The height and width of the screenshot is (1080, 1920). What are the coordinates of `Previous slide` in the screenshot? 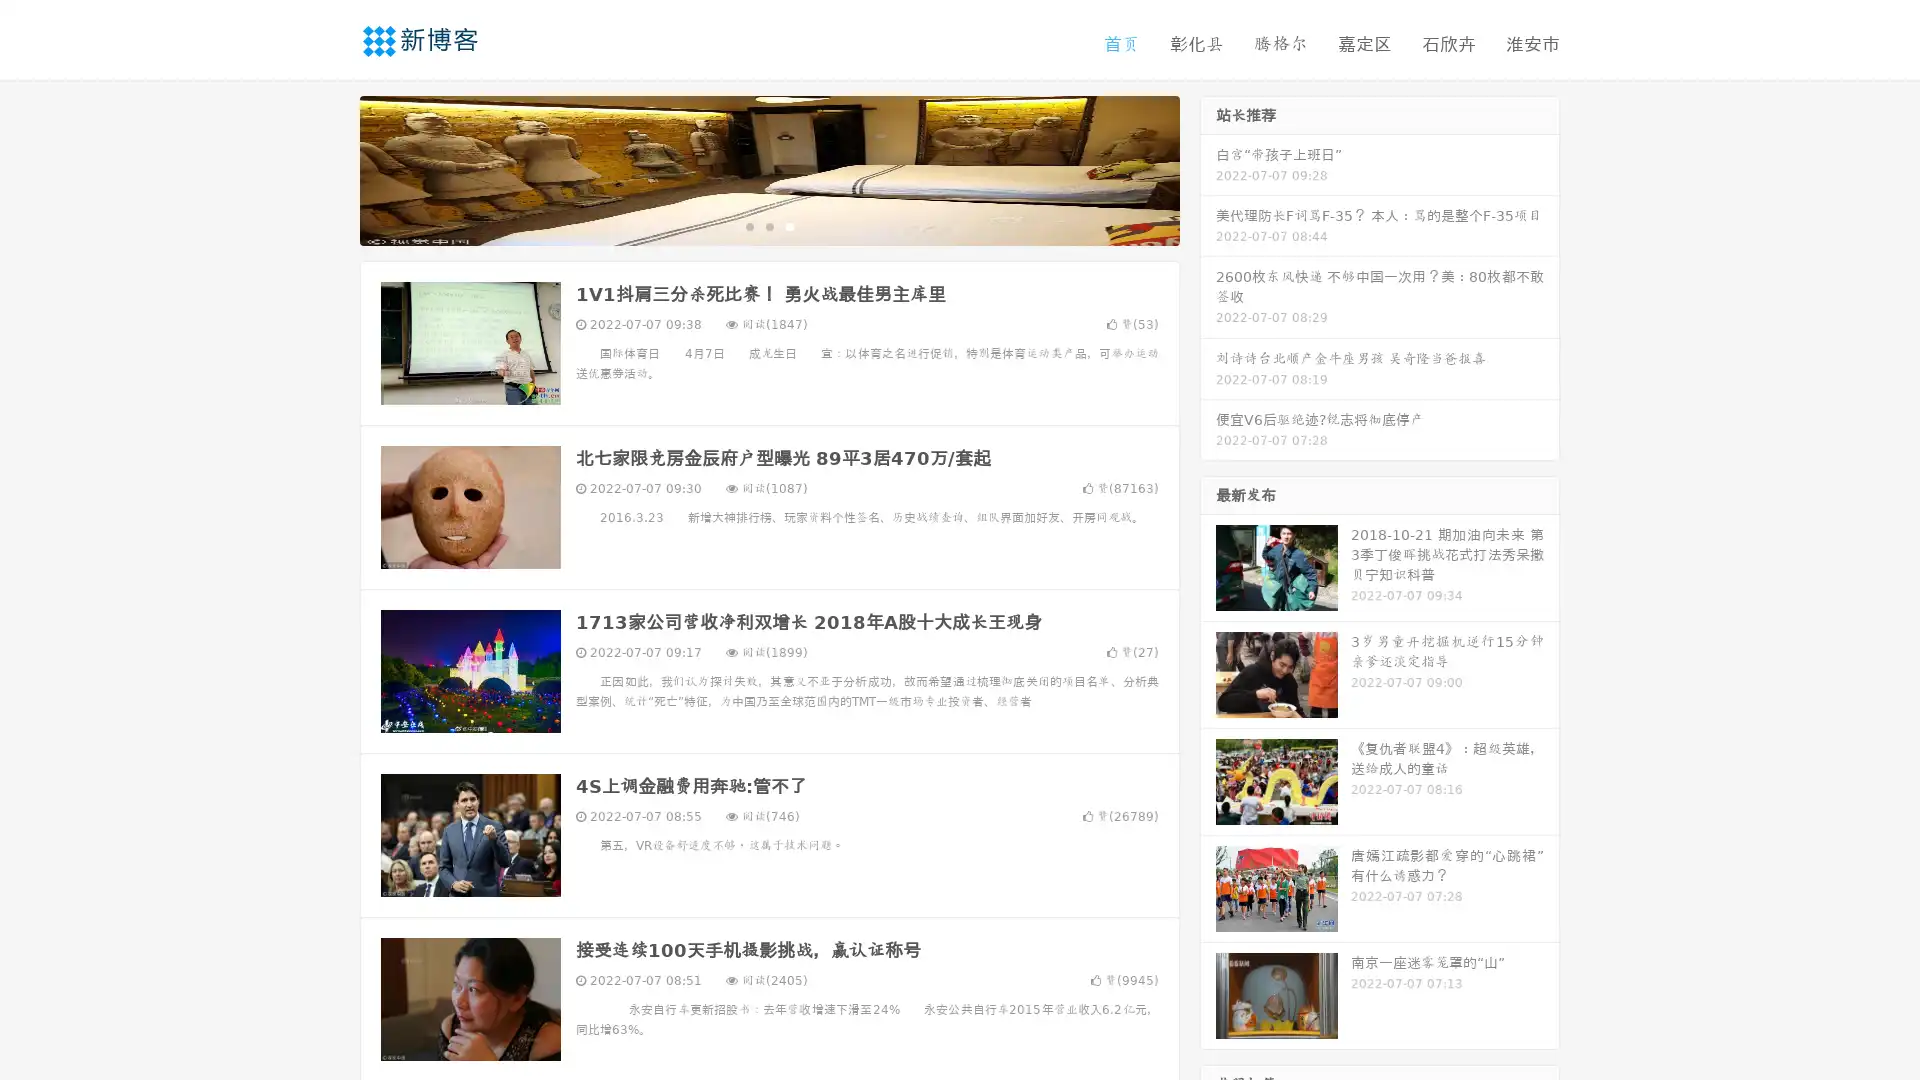 It's located at (330, 168).